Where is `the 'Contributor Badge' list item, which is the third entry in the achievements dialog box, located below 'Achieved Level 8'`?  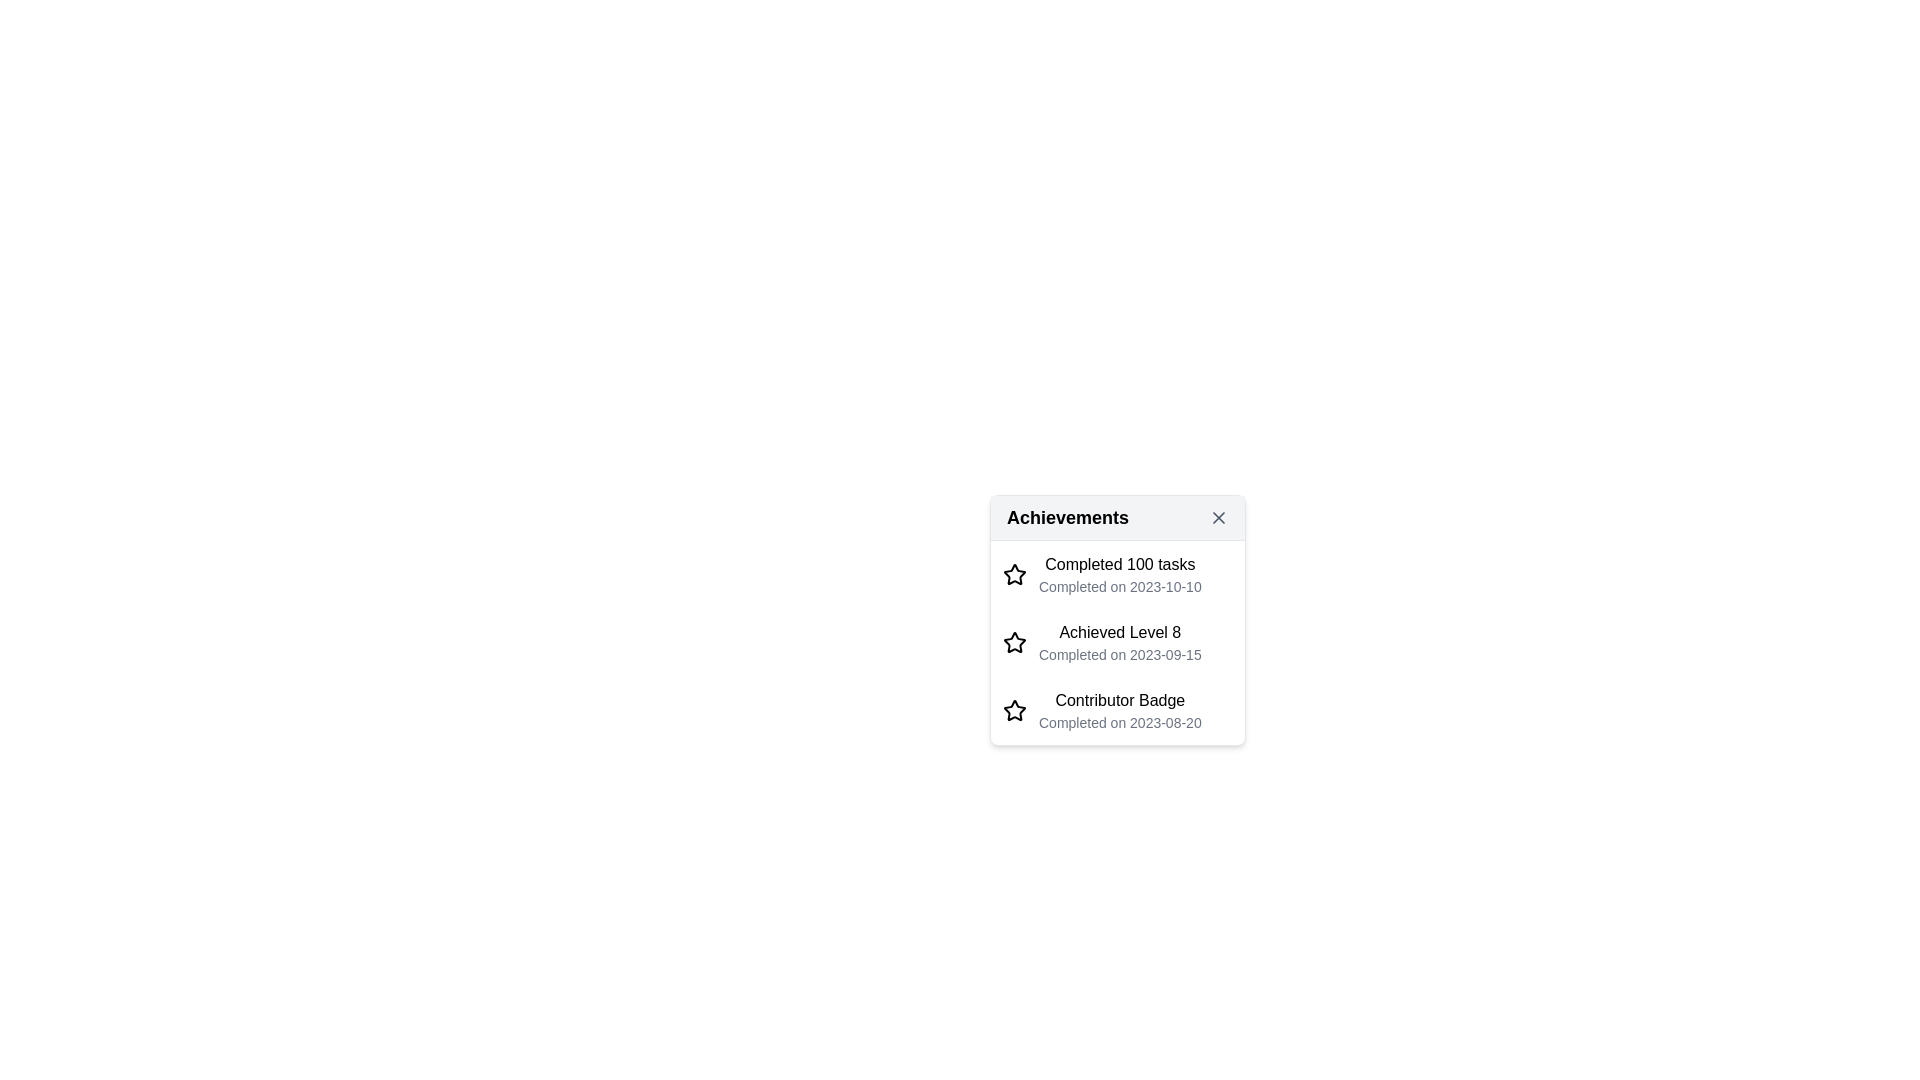
the 'Contributor Badge' list item, which is the third entry in the achievements dialog box, located below 'Achieved Level 8' is located at coordinates (1117, 708).